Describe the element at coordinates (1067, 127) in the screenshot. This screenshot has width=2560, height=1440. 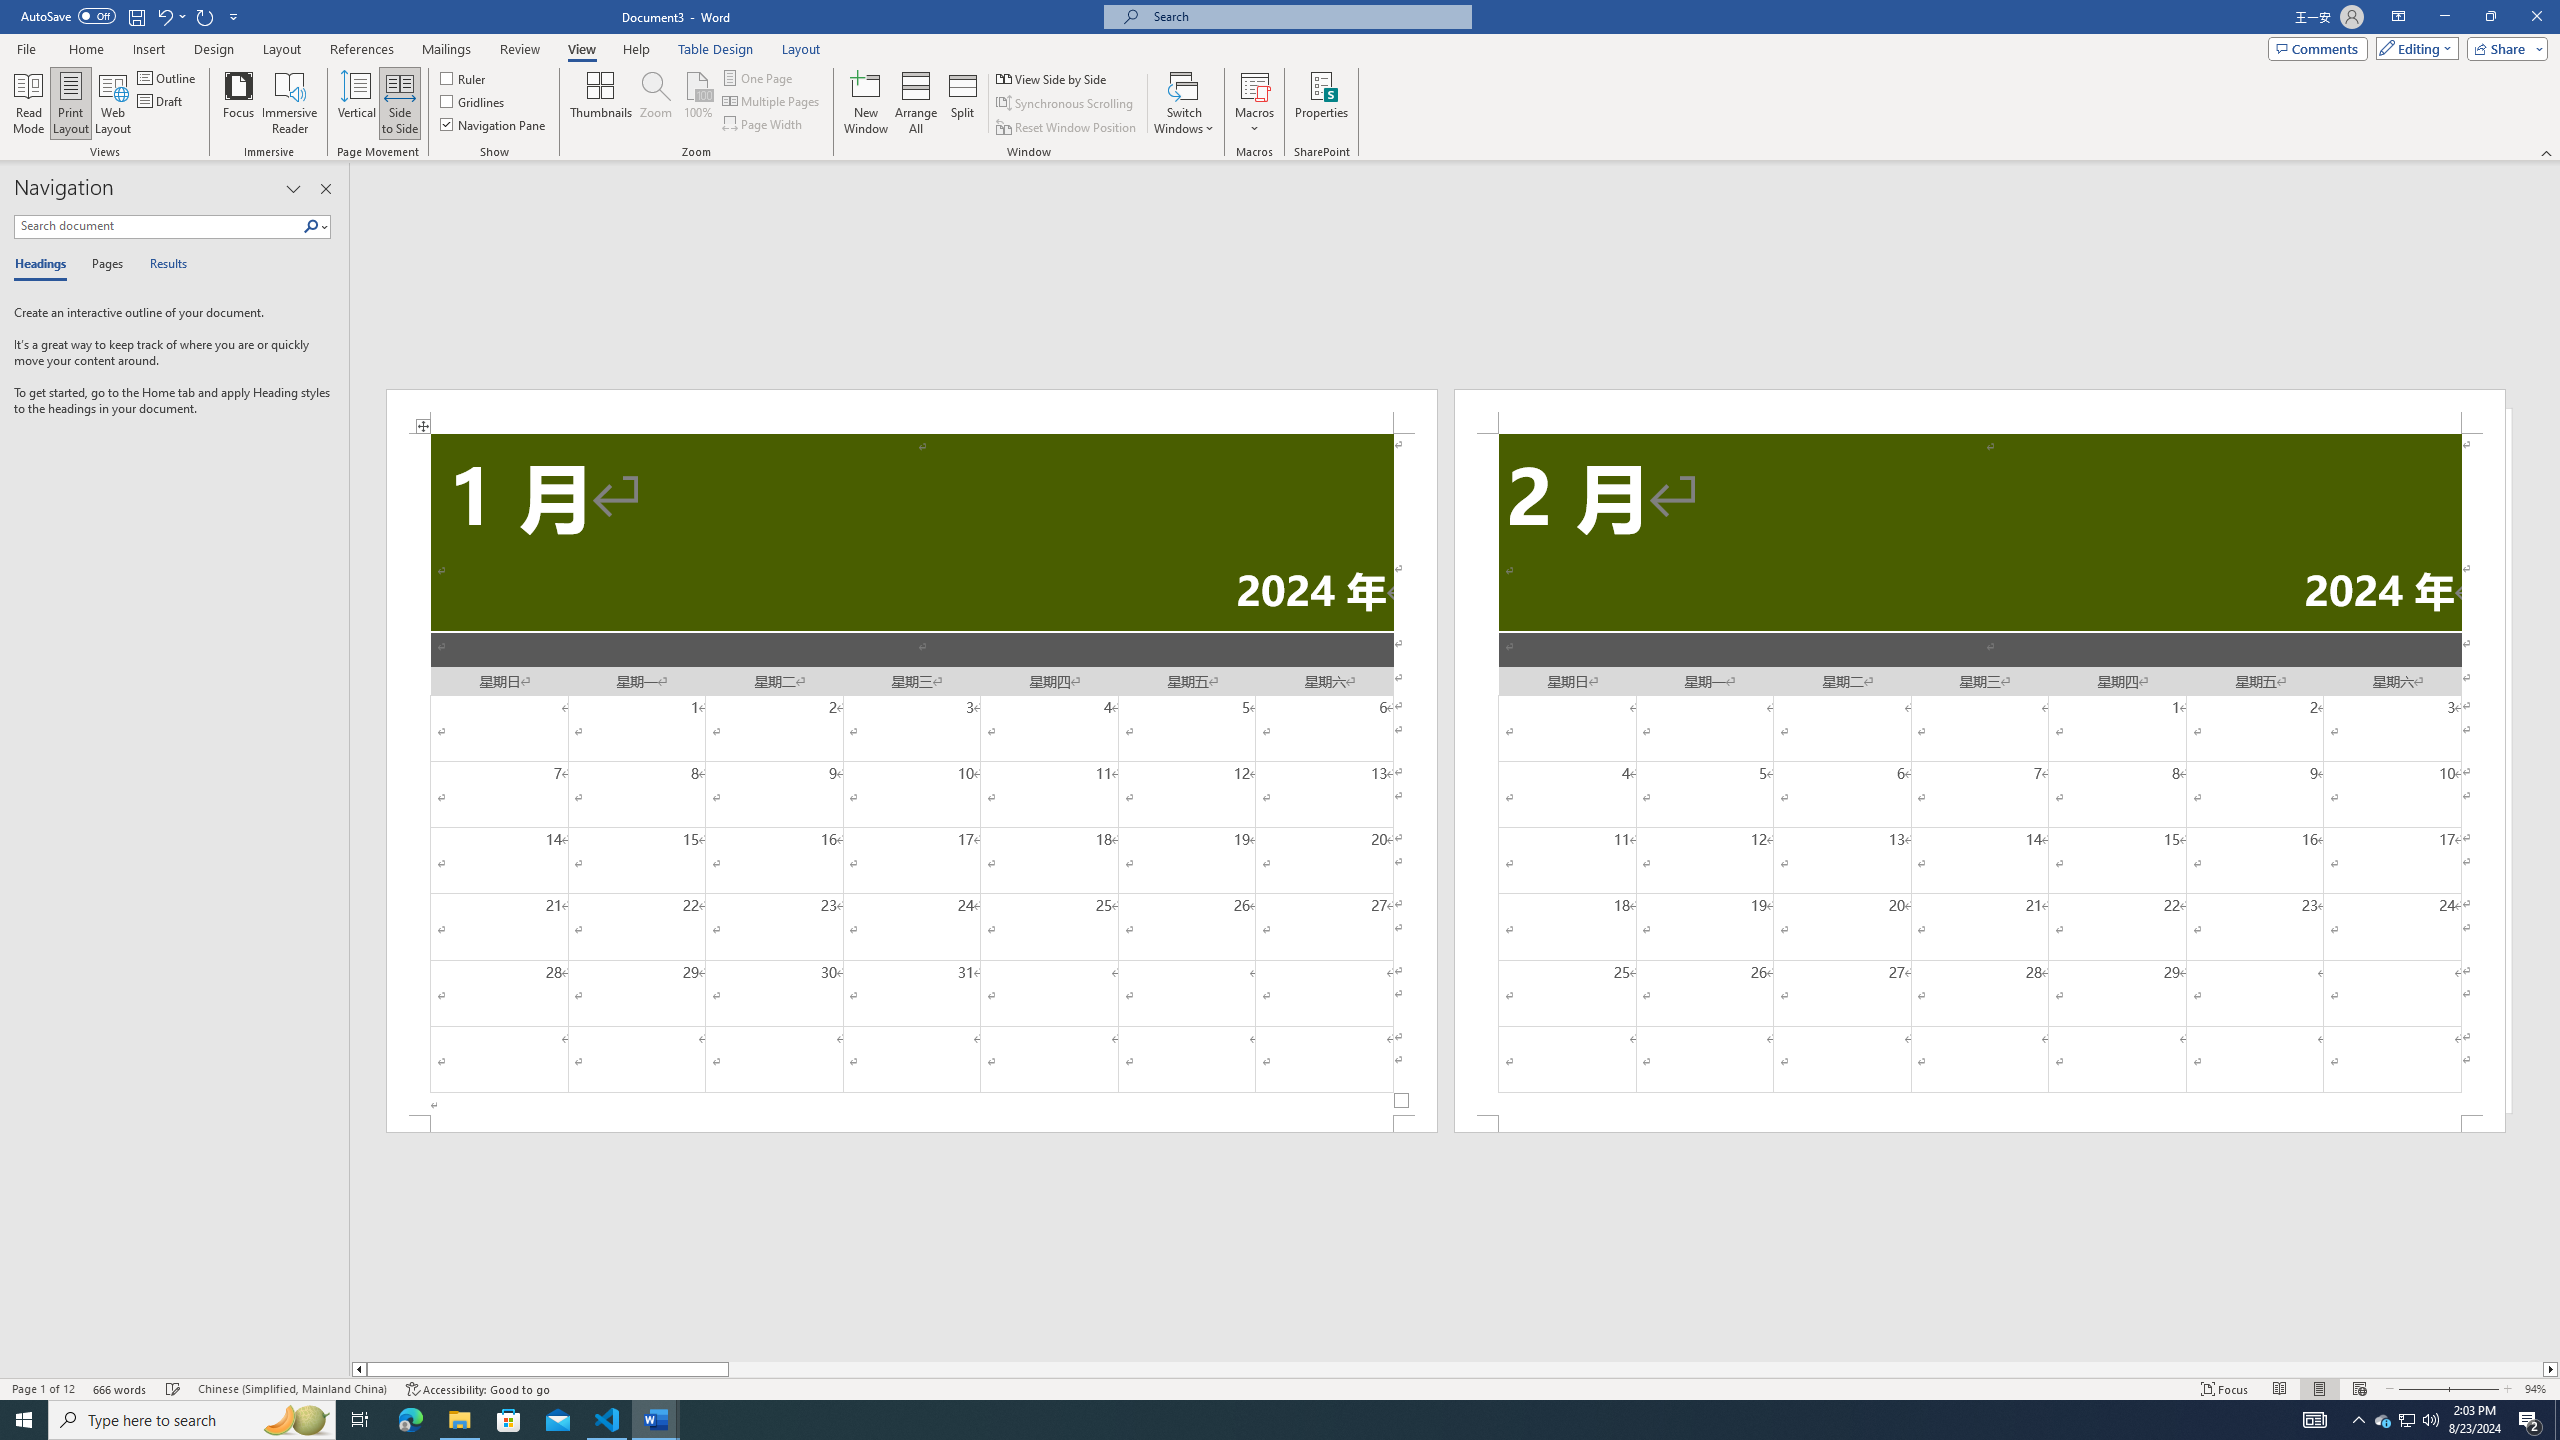
I see `'Reset Window Position'` at that location.